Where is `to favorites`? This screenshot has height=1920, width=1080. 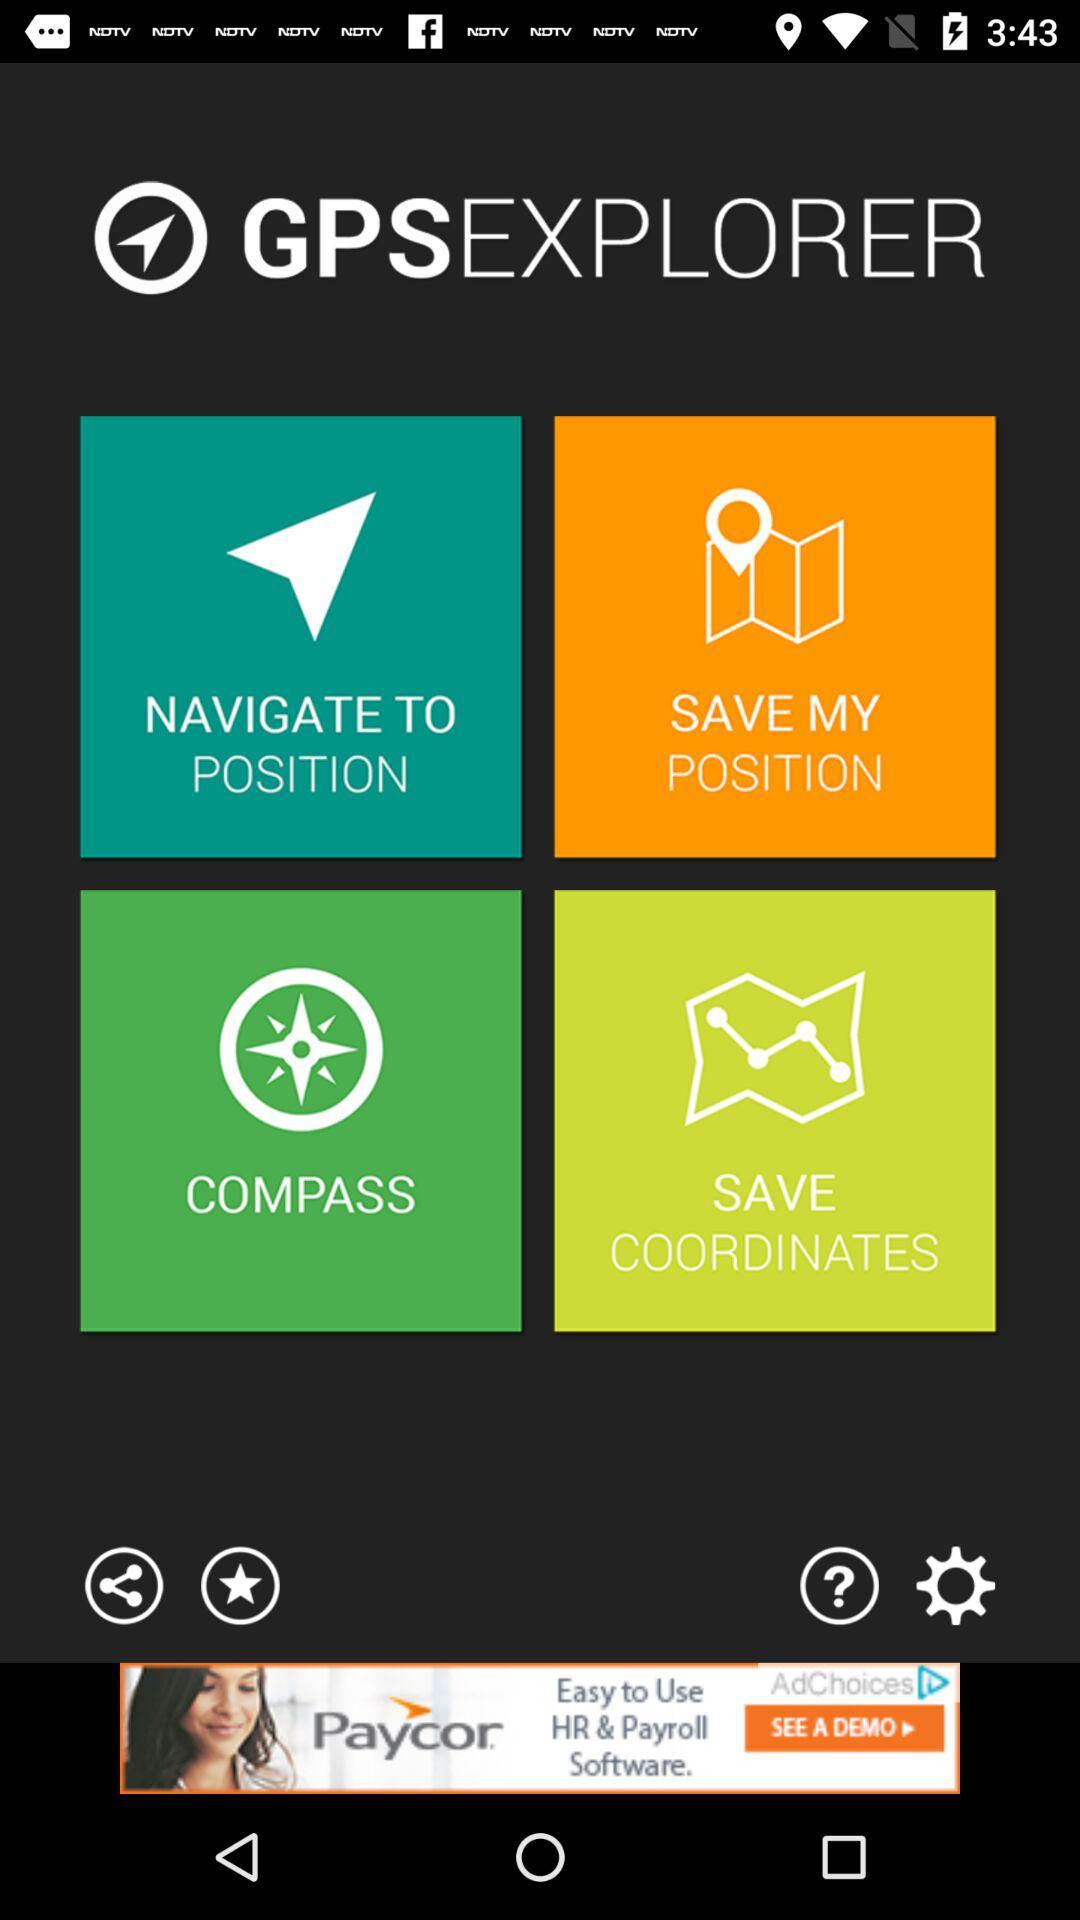
to favorites is located at coordinates (239, 1584).